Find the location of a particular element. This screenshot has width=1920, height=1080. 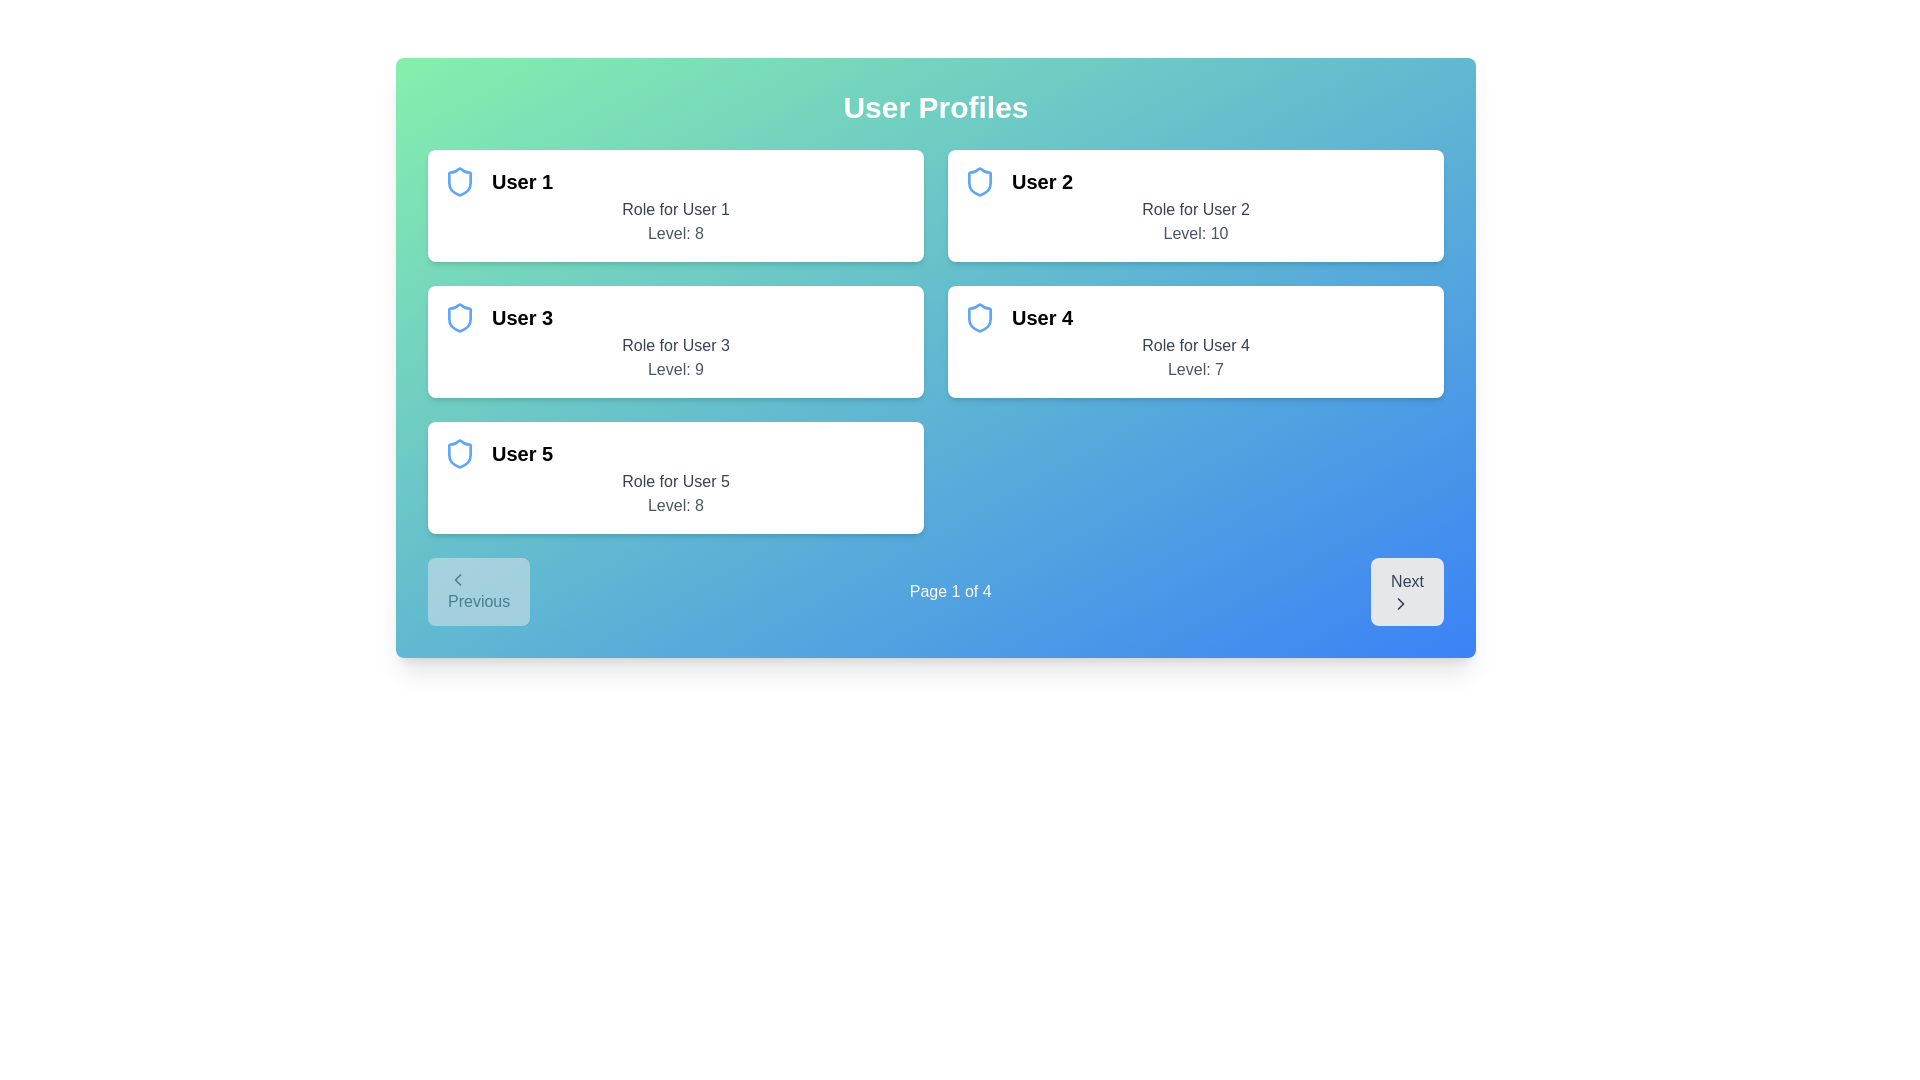

the shield icon on the left side of the profile card labeled 'User 2', which symbolizes security or protection and is located in the second card of the user profile grid is located at coordinates (979, 181).